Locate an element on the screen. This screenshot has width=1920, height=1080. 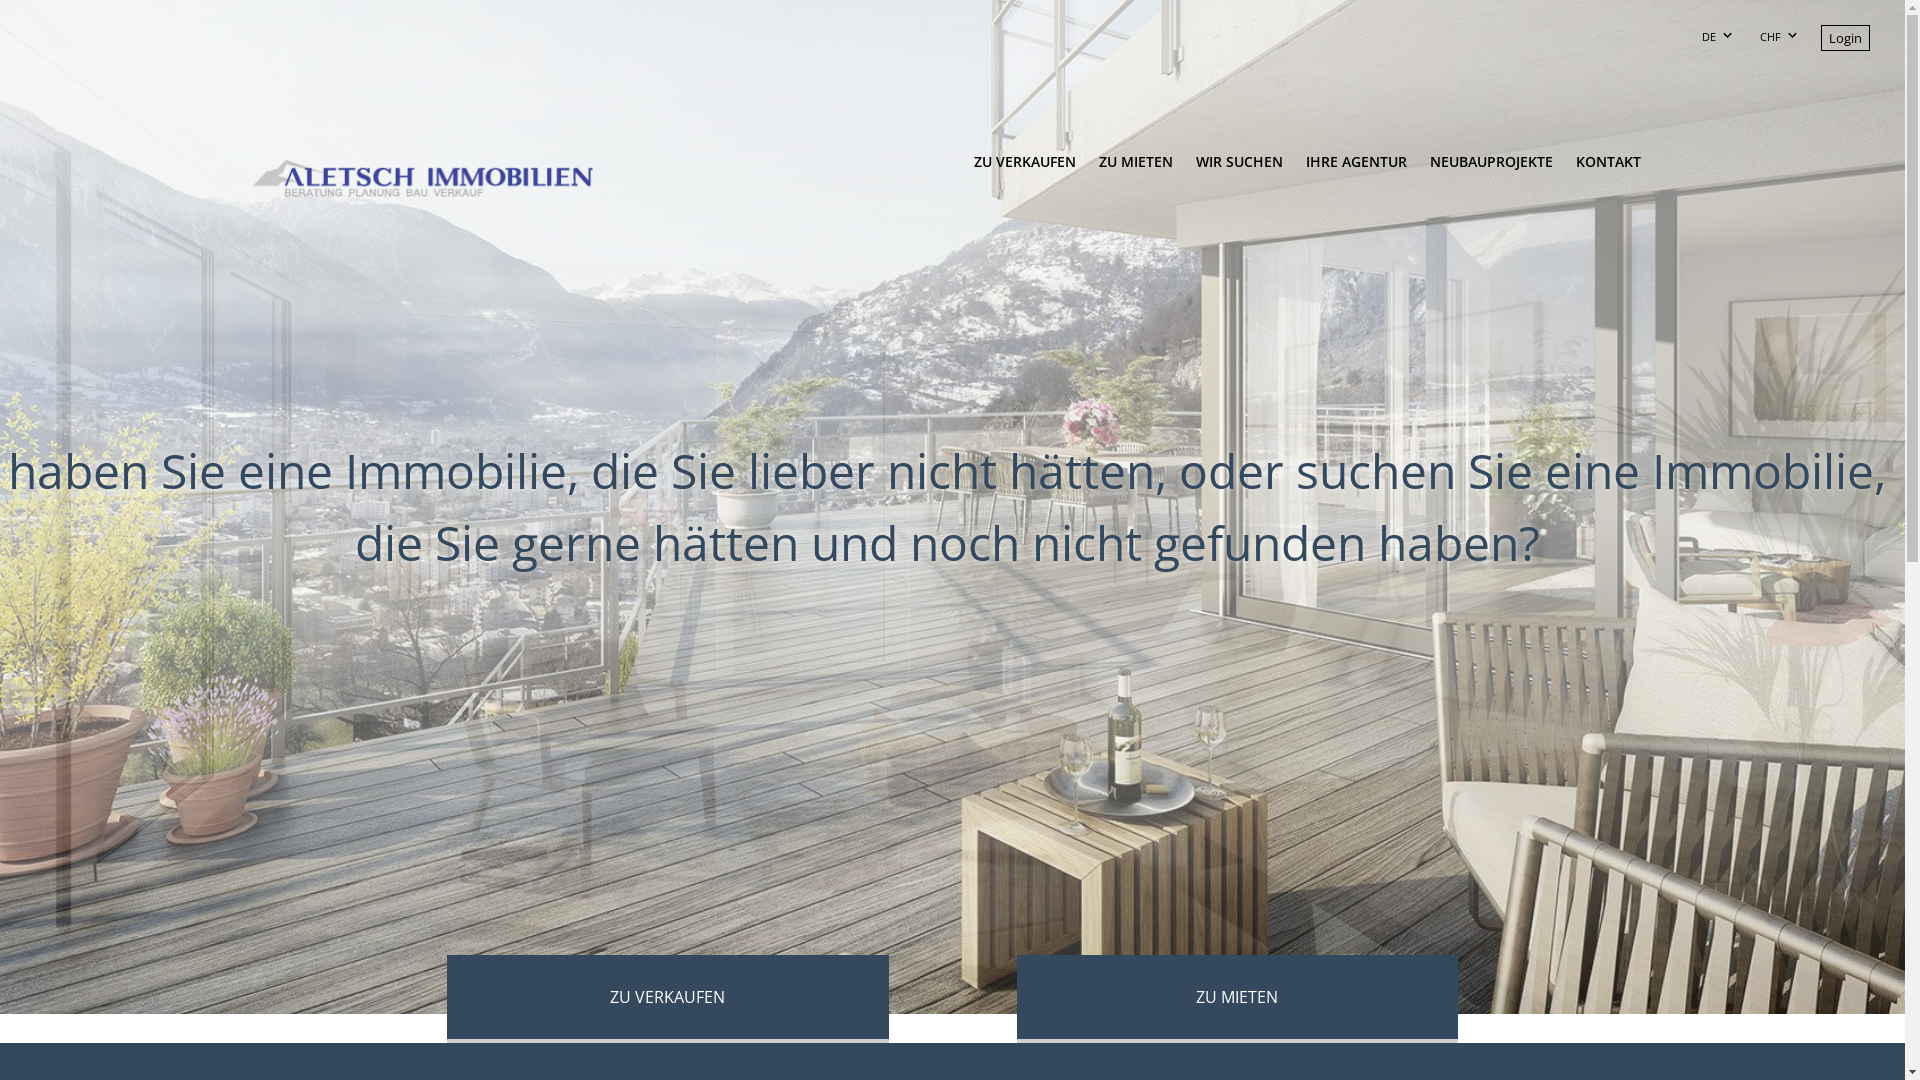
'KONTAKT' is located at coordinates (1563, 172).